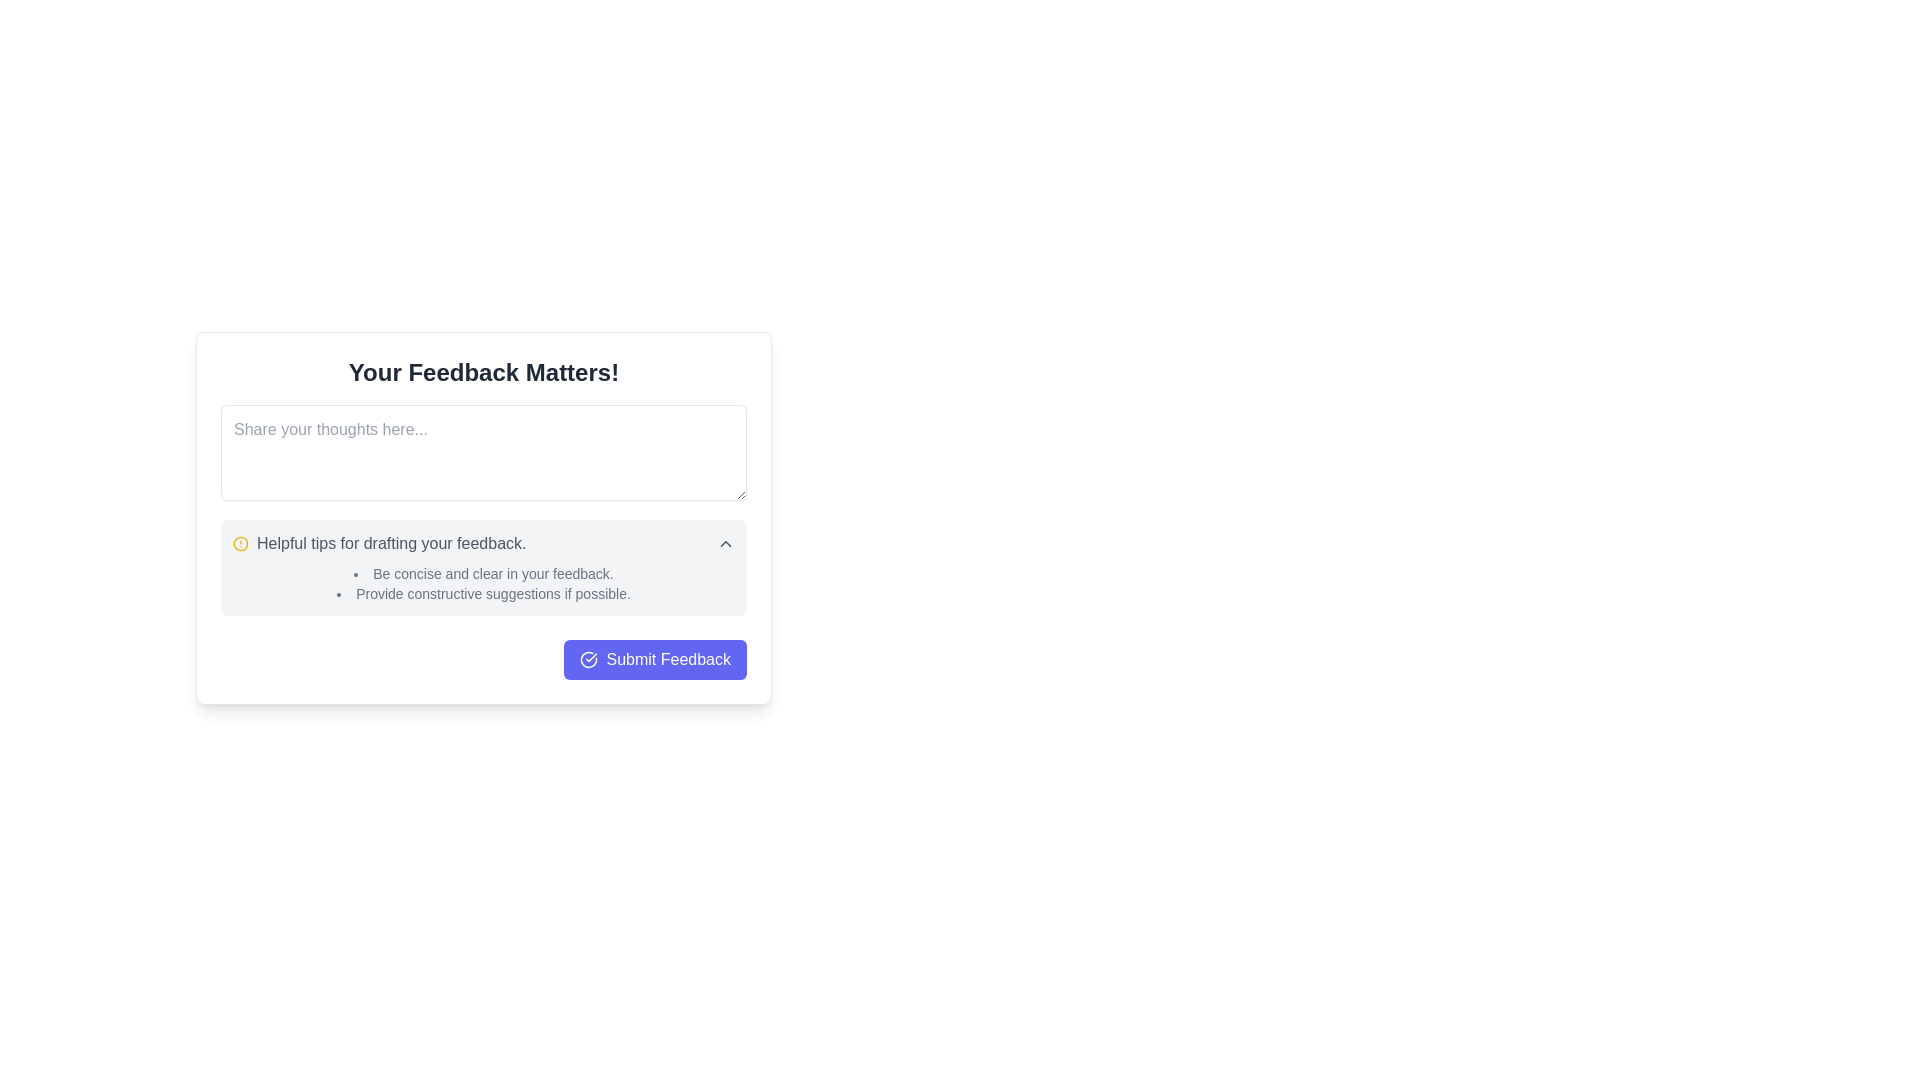 This screenshot has width=1920, height=1080. Describe the element at coordinates (484, 583) in the screenshot. I see `the Text block in list format that provides helpful, actionable tips for users filling out feedback forms, located below the 'Helpful tips for drafting your feedback' section` at that location.